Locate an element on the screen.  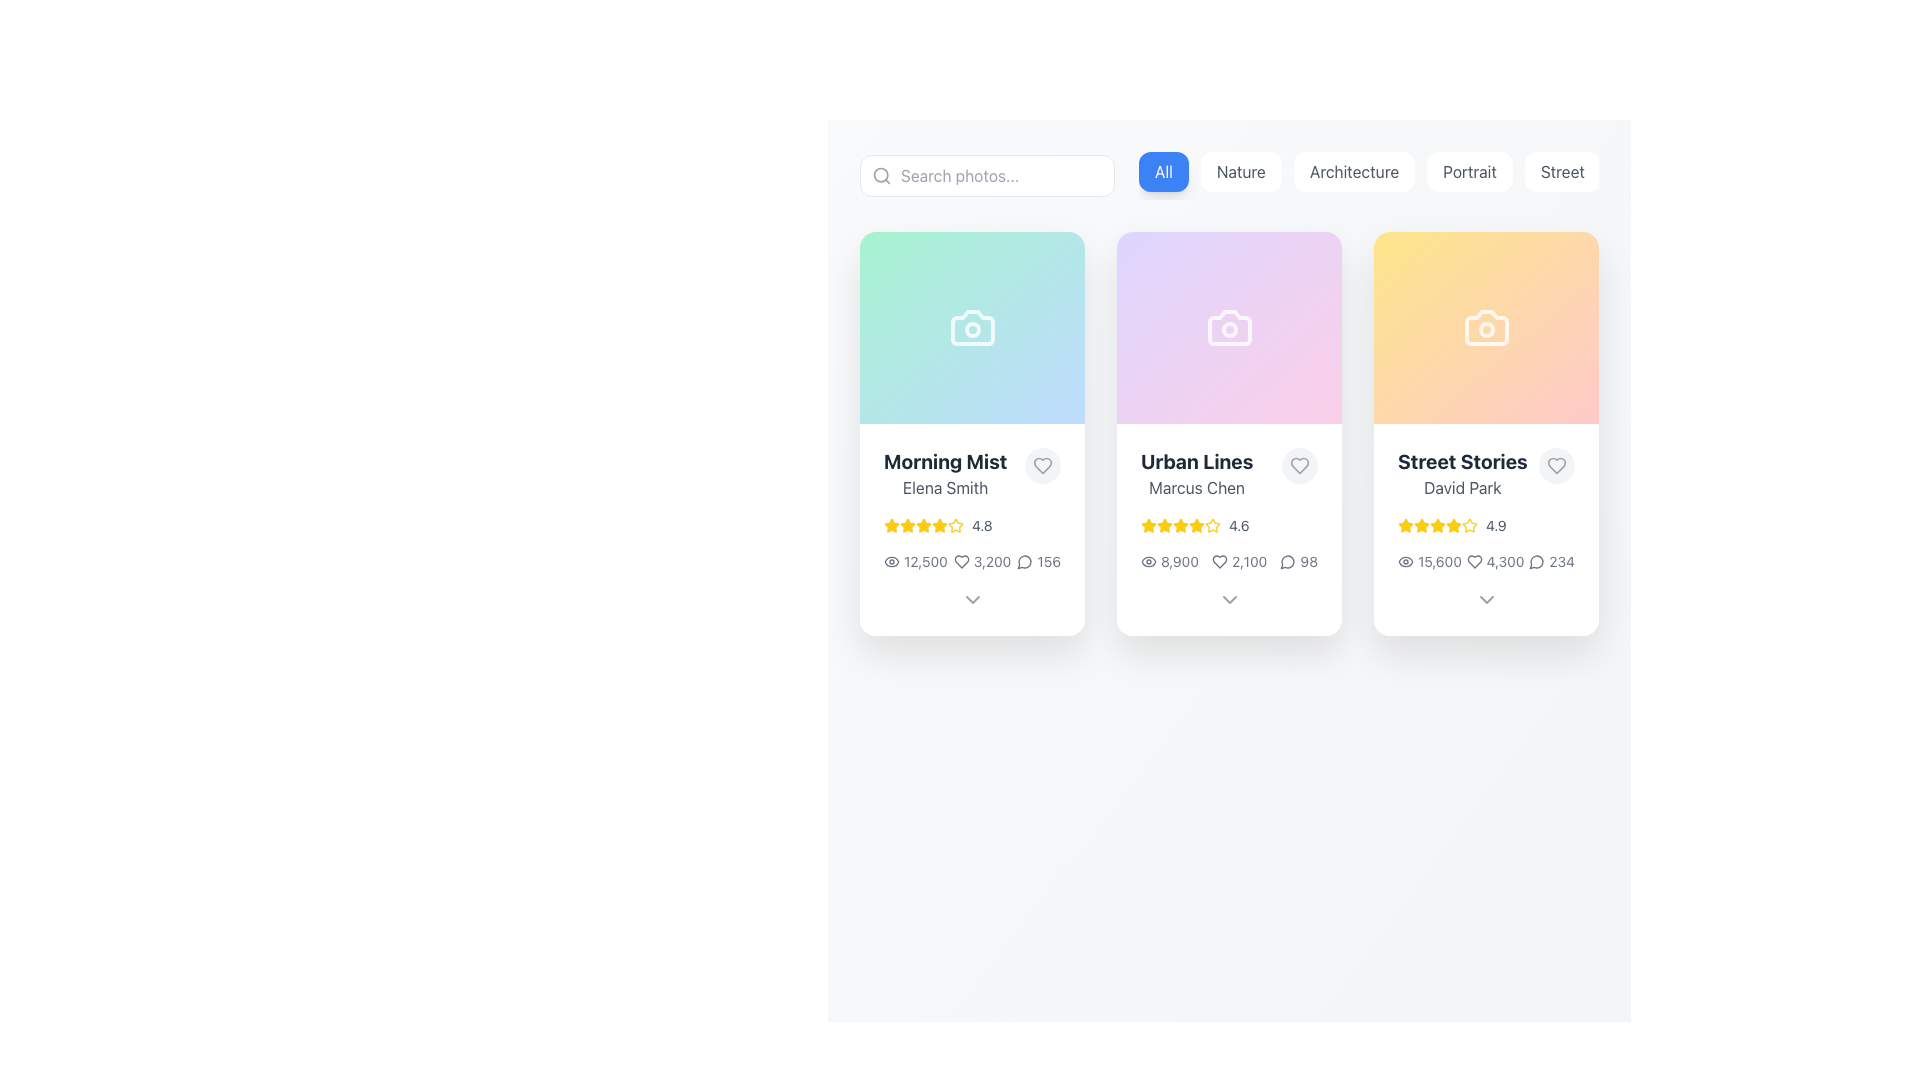
the fifth star-shaped icon filled with yellow color in the rating section of the 'Street Stories' card, which is the third card in the row is located at coordinates (1469, 524).